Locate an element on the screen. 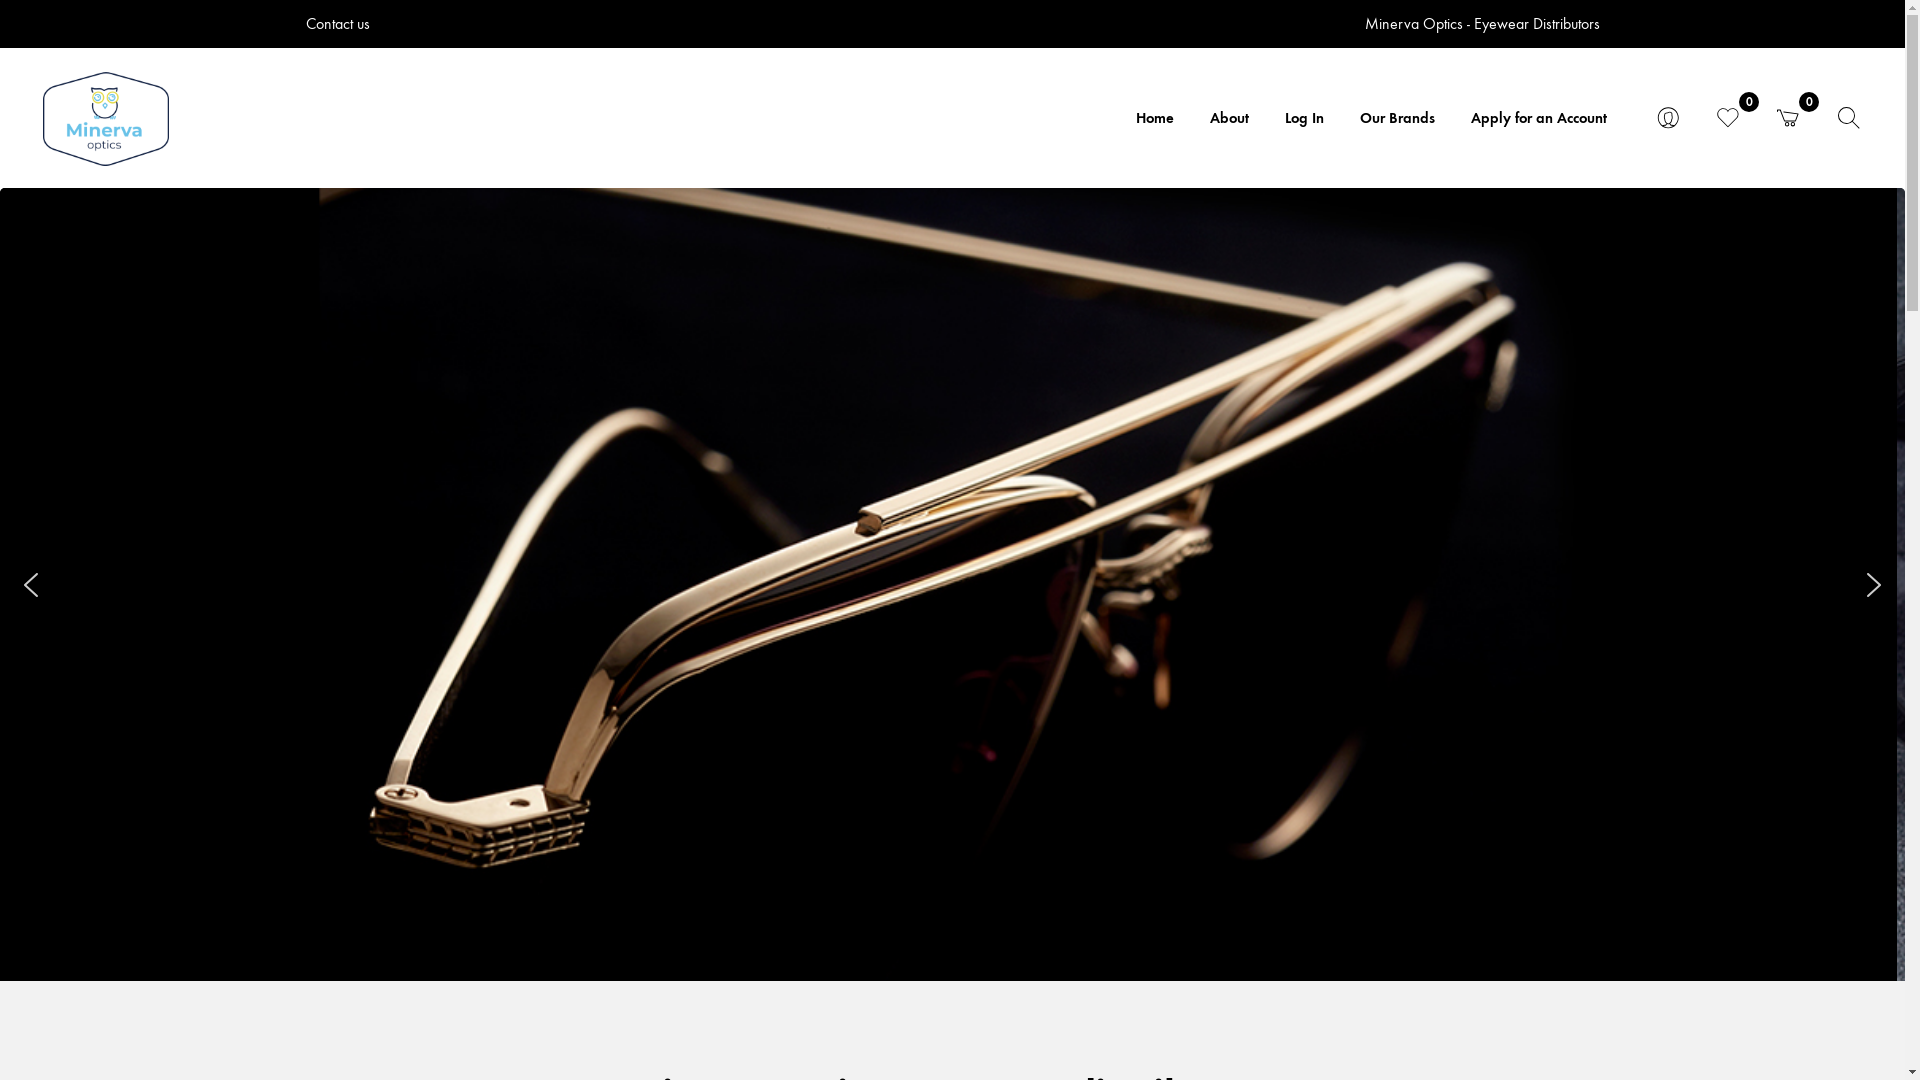  '0' is located at coordinates (1727, 119).